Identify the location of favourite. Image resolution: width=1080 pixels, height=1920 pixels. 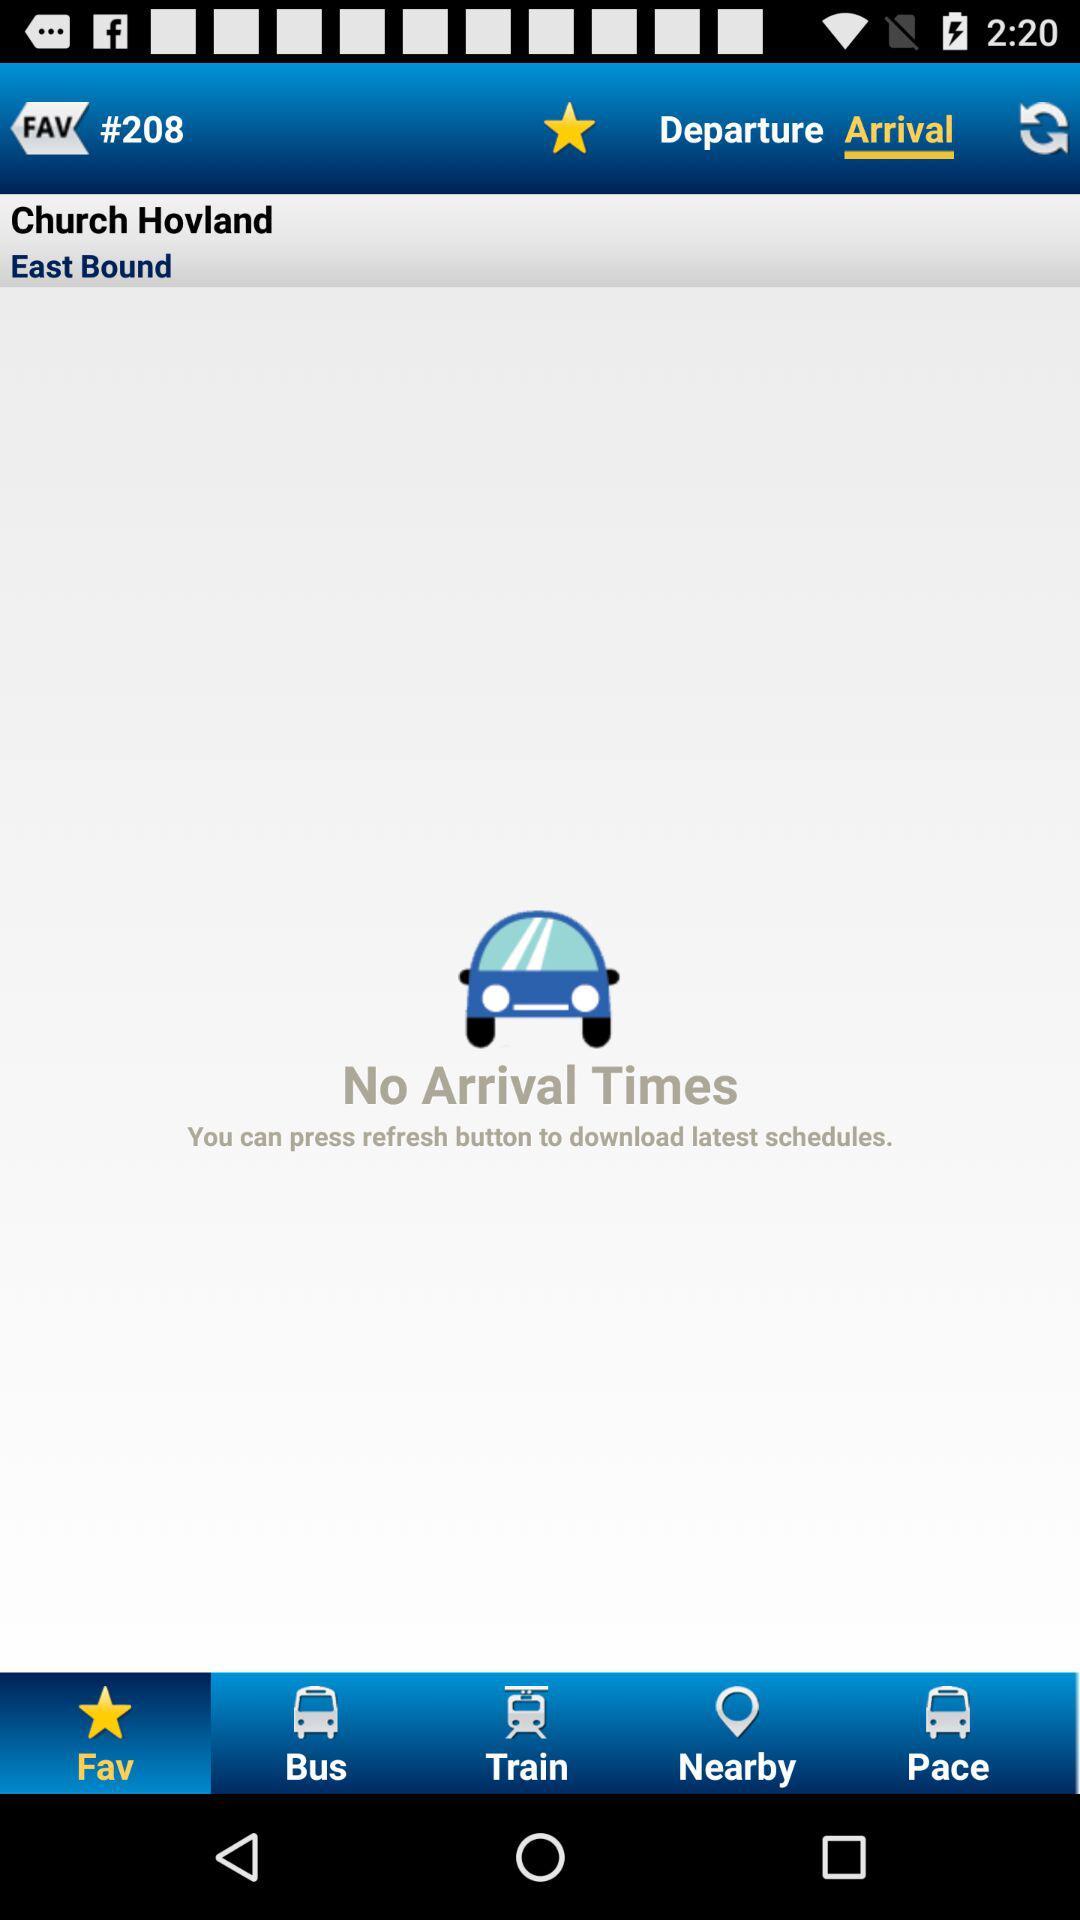
(570, 127).